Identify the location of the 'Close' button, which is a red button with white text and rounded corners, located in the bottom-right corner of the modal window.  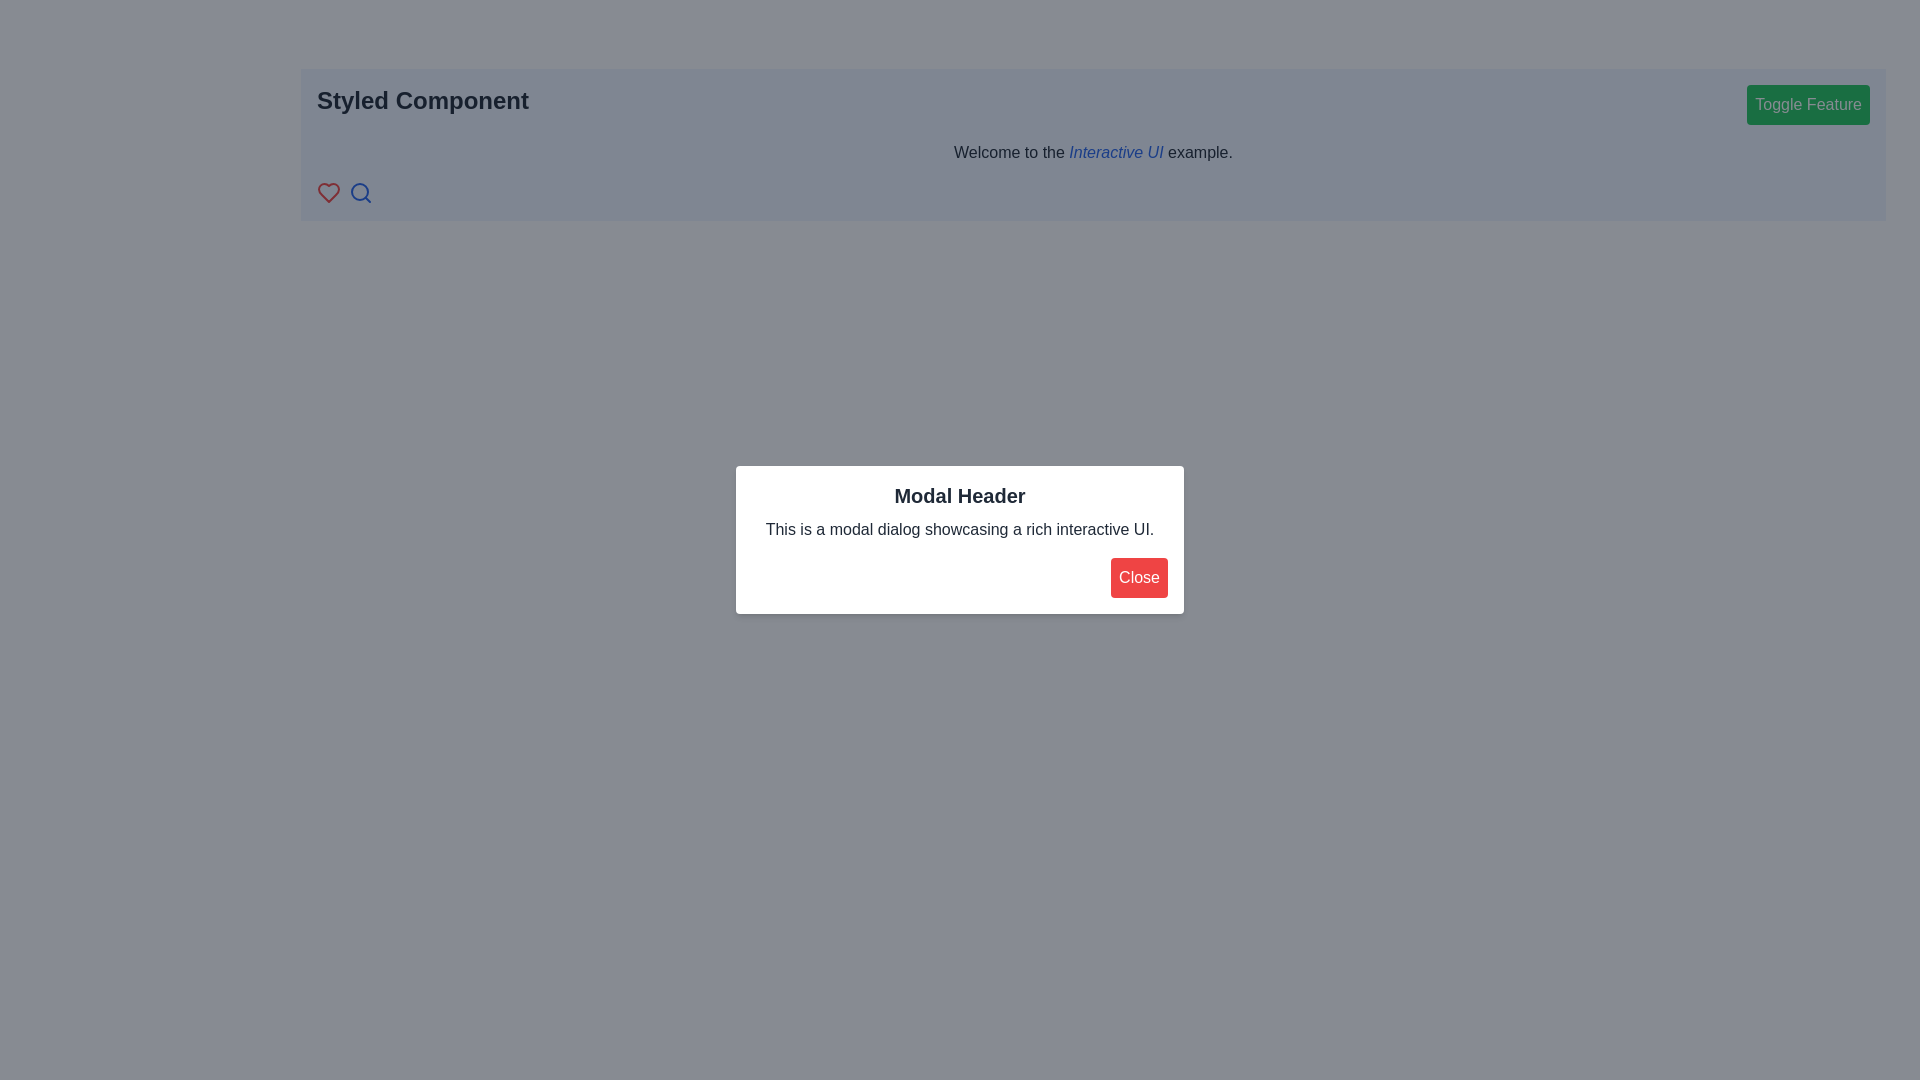
(1139, 578).